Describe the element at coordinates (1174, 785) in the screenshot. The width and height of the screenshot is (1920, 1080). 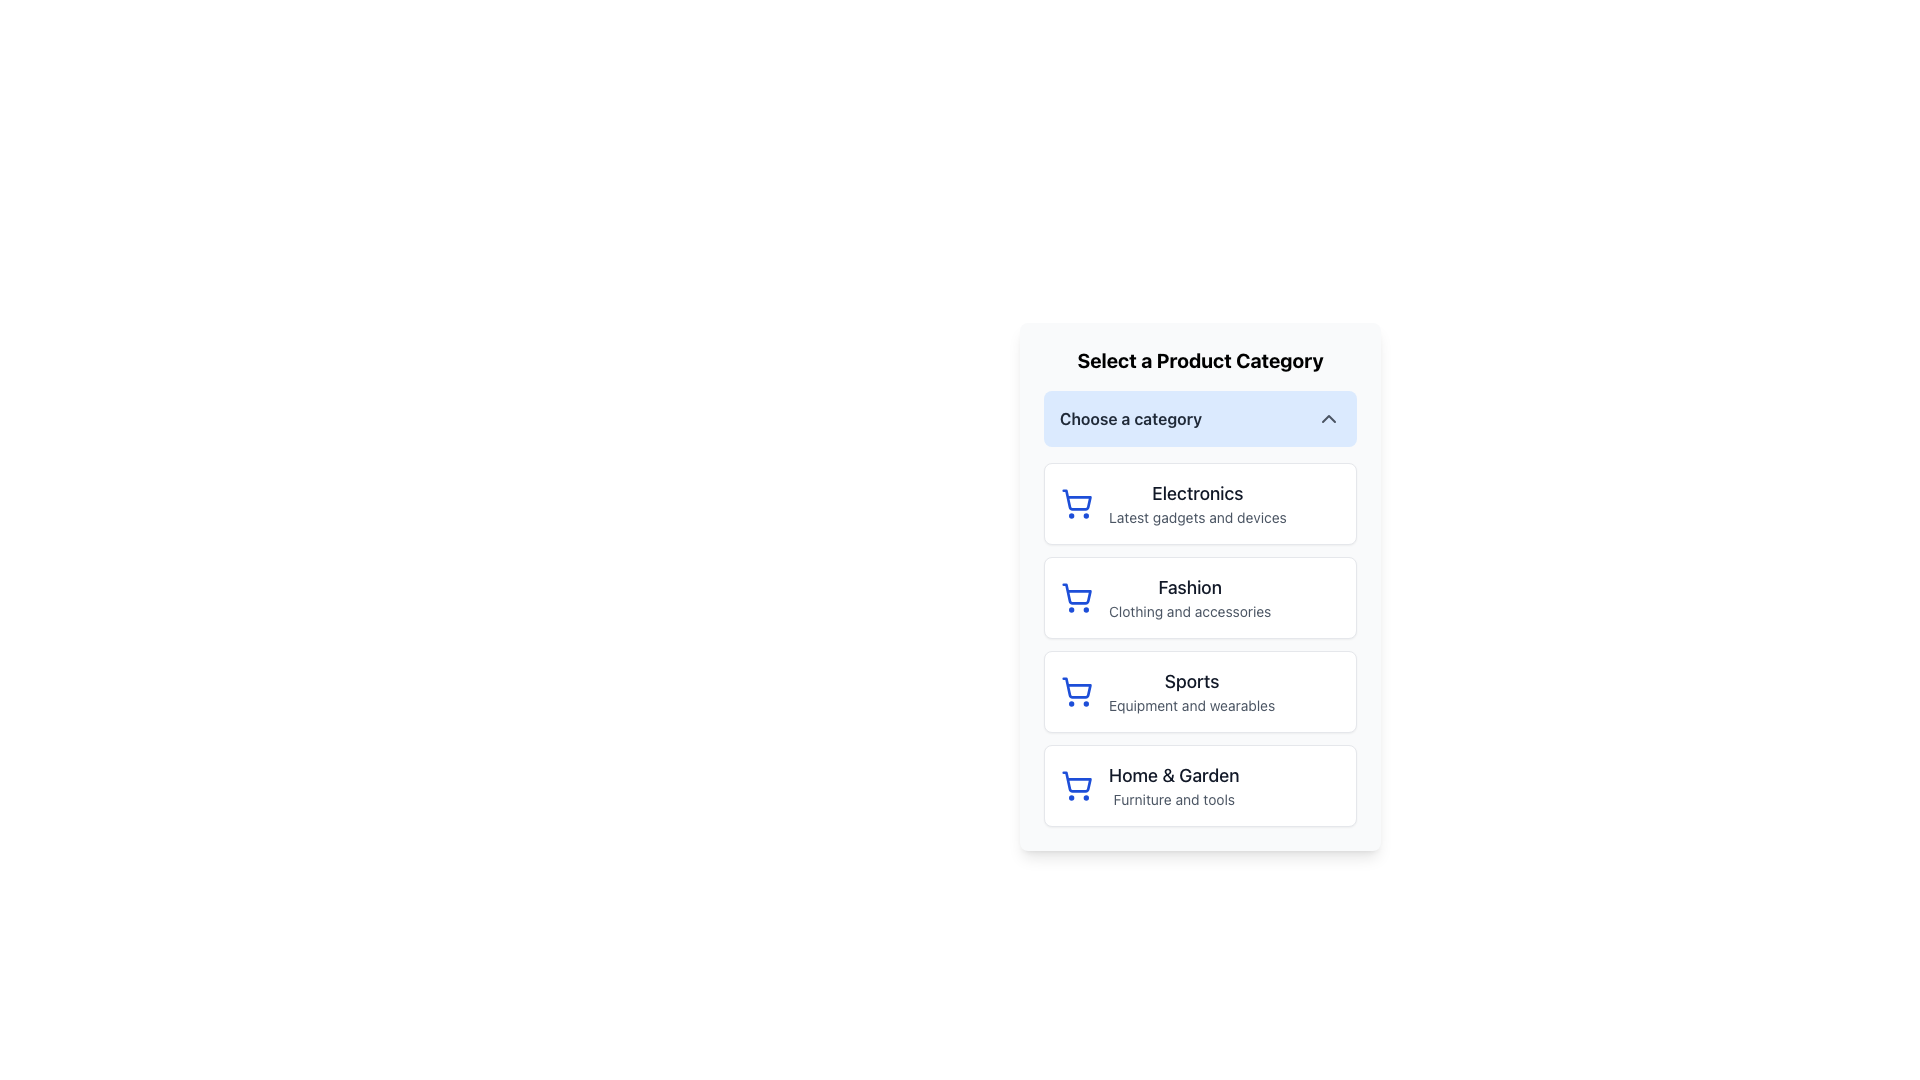
I see `the 'Home & Garden' text label in the fourth card of the vertical category list` at that location.